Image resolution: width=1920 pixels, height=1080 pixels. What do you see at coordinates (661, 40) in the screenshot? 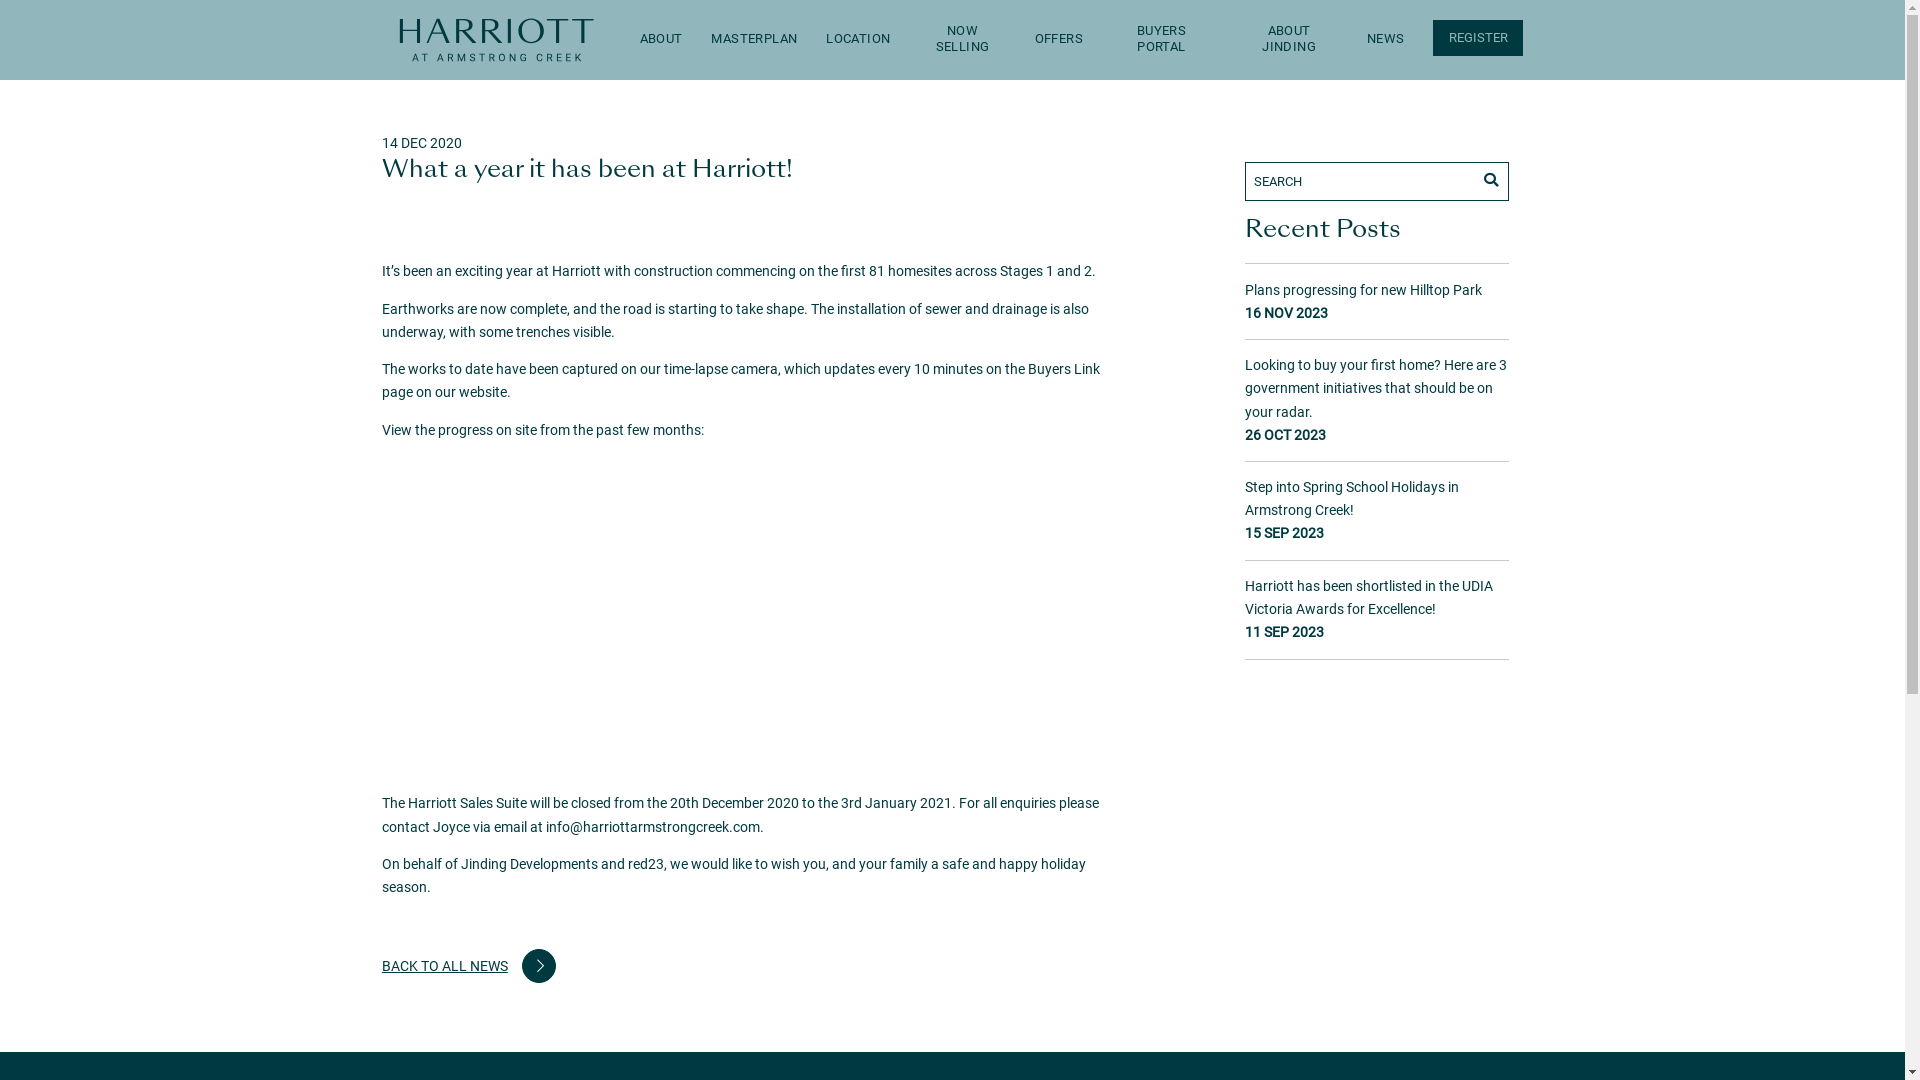
I see `'ABOUT'` at bounding box center [661, 40].